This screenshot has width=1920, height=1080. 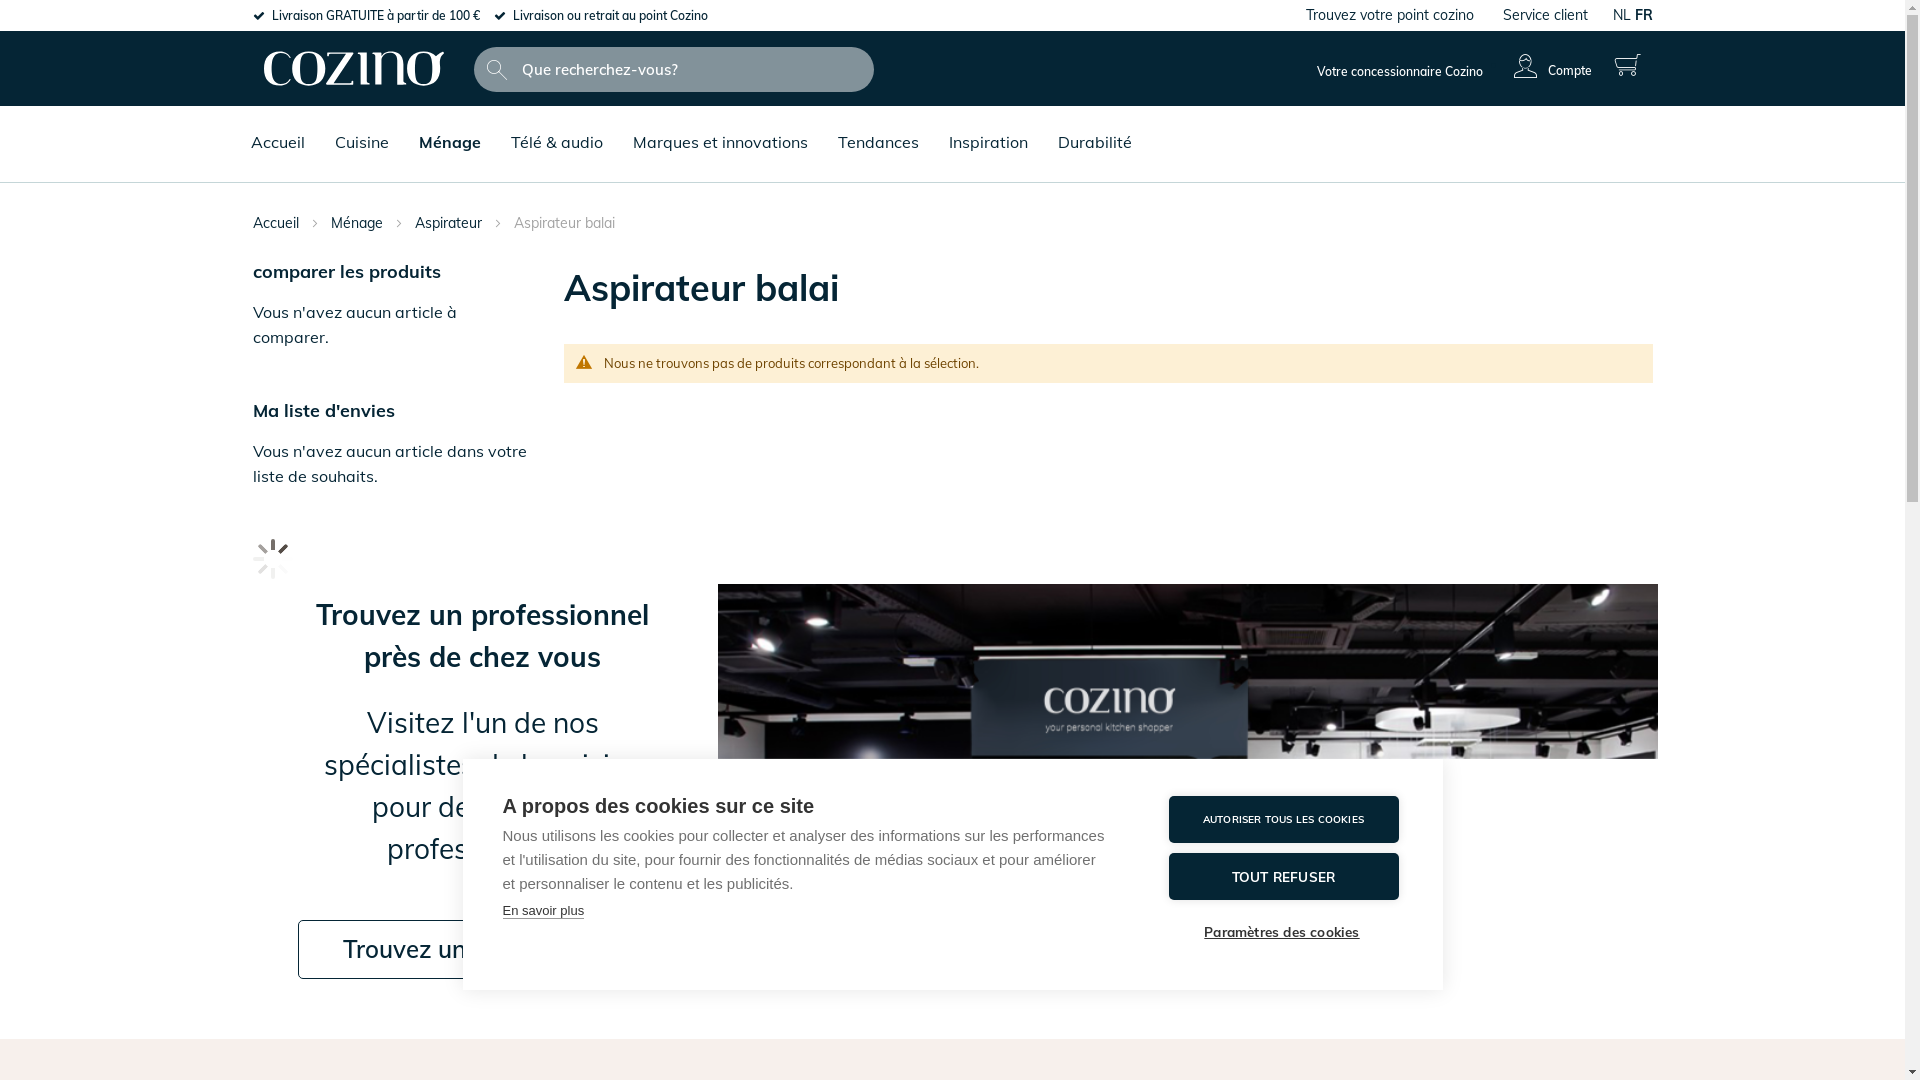 What do you see at coordinates (719, 128) in the screenshot?
I see `'Marques et innovations'` at bounding box center [719, 128].